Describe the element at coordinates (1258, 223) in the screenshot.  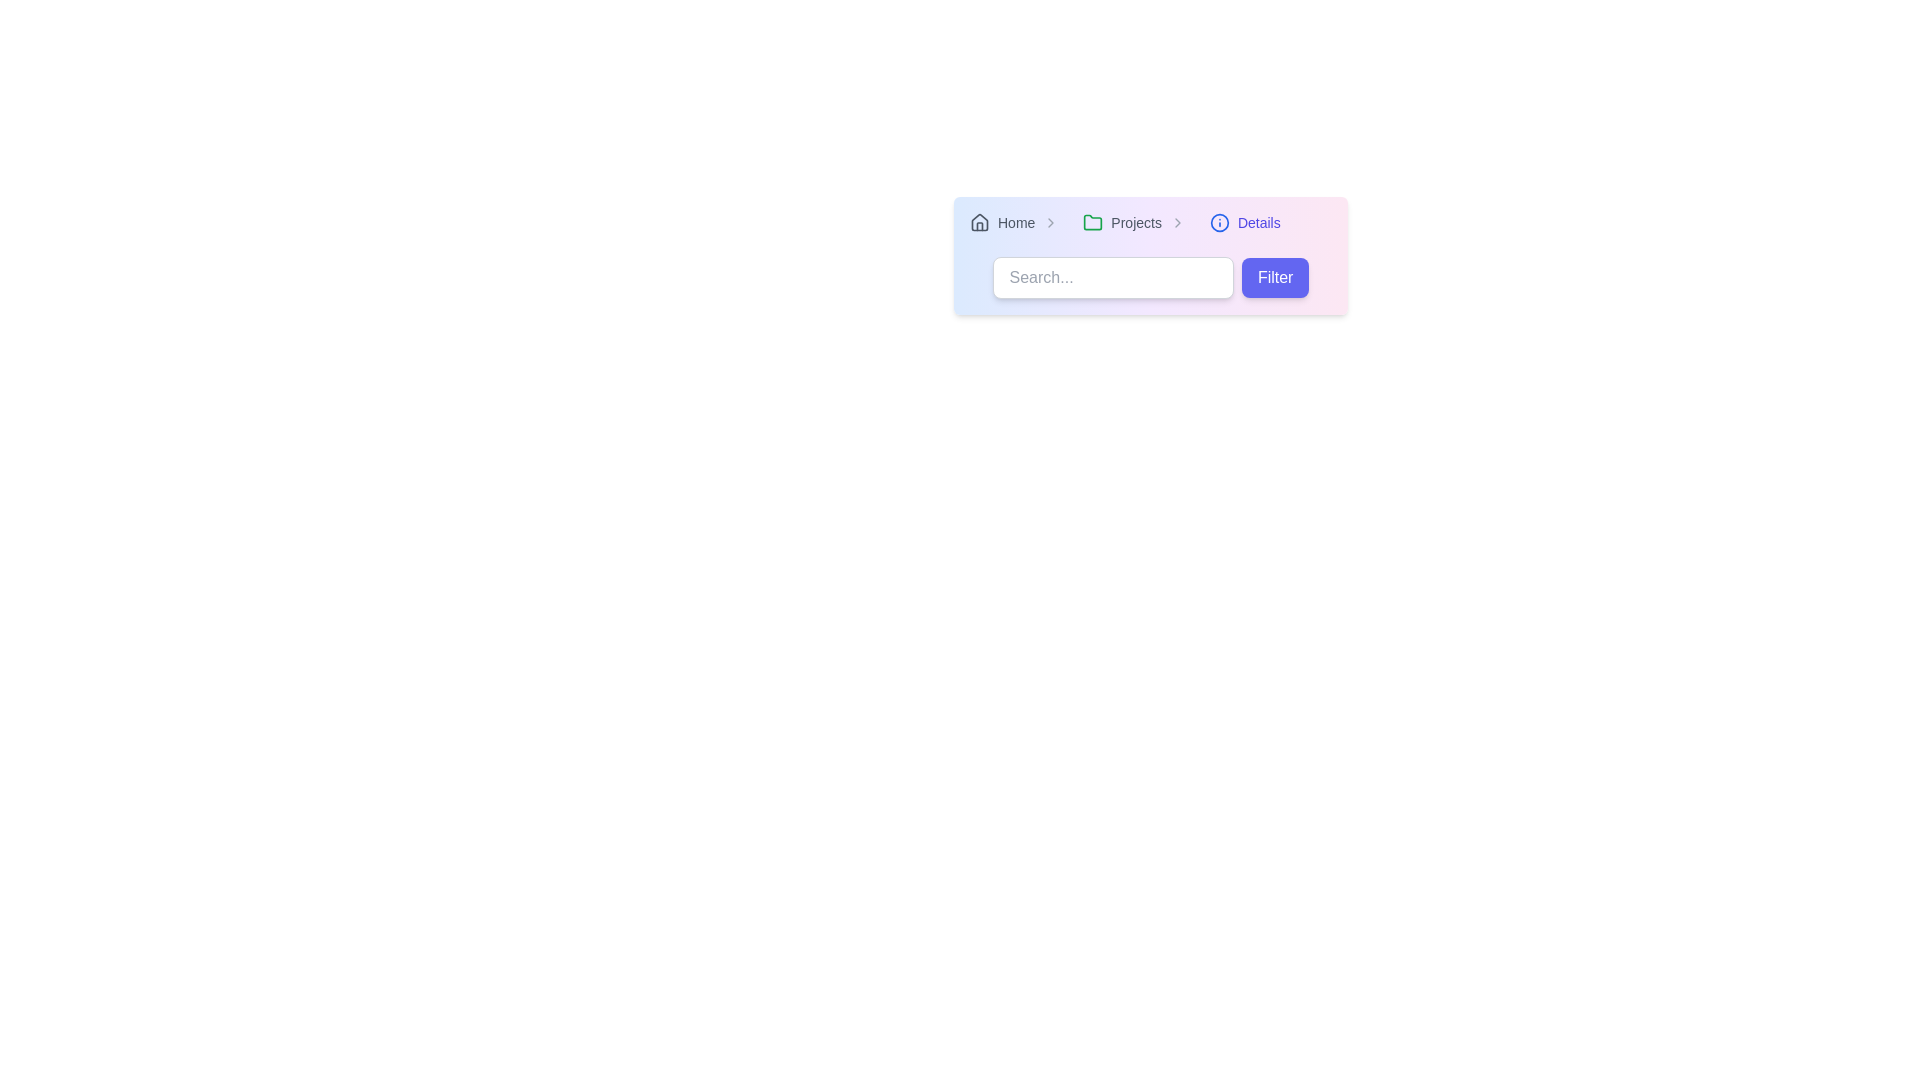
I see `the 'Details' text label styled in blue color located in the breadcrumbs navigation section, following the info icon` at that location.